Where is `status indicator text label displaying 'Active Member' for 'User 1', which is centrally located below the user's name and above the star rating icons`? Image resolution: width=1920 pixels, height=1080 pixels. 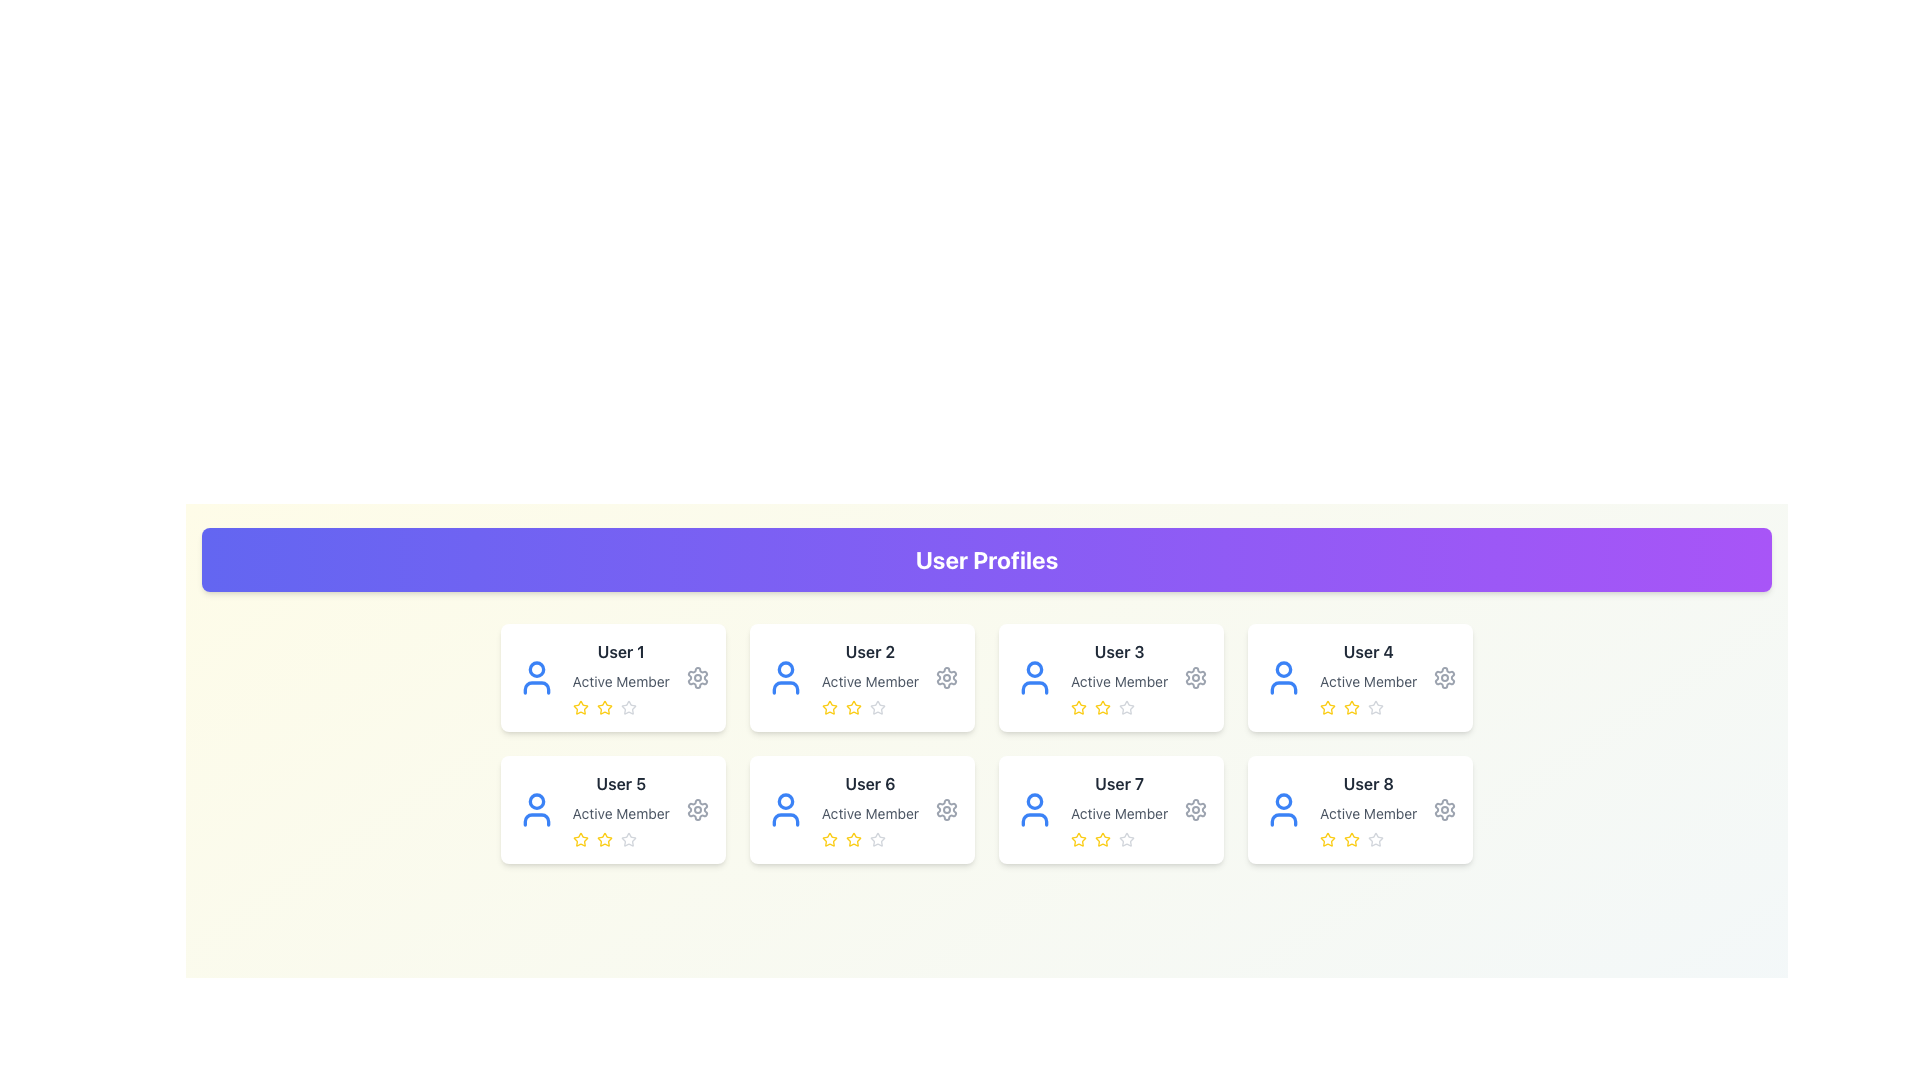 status indicator text label displaying 'Active Member' for 'User 1', which is centrally located below the user's name and above the star rating icons is located at coordinates (620, 681).